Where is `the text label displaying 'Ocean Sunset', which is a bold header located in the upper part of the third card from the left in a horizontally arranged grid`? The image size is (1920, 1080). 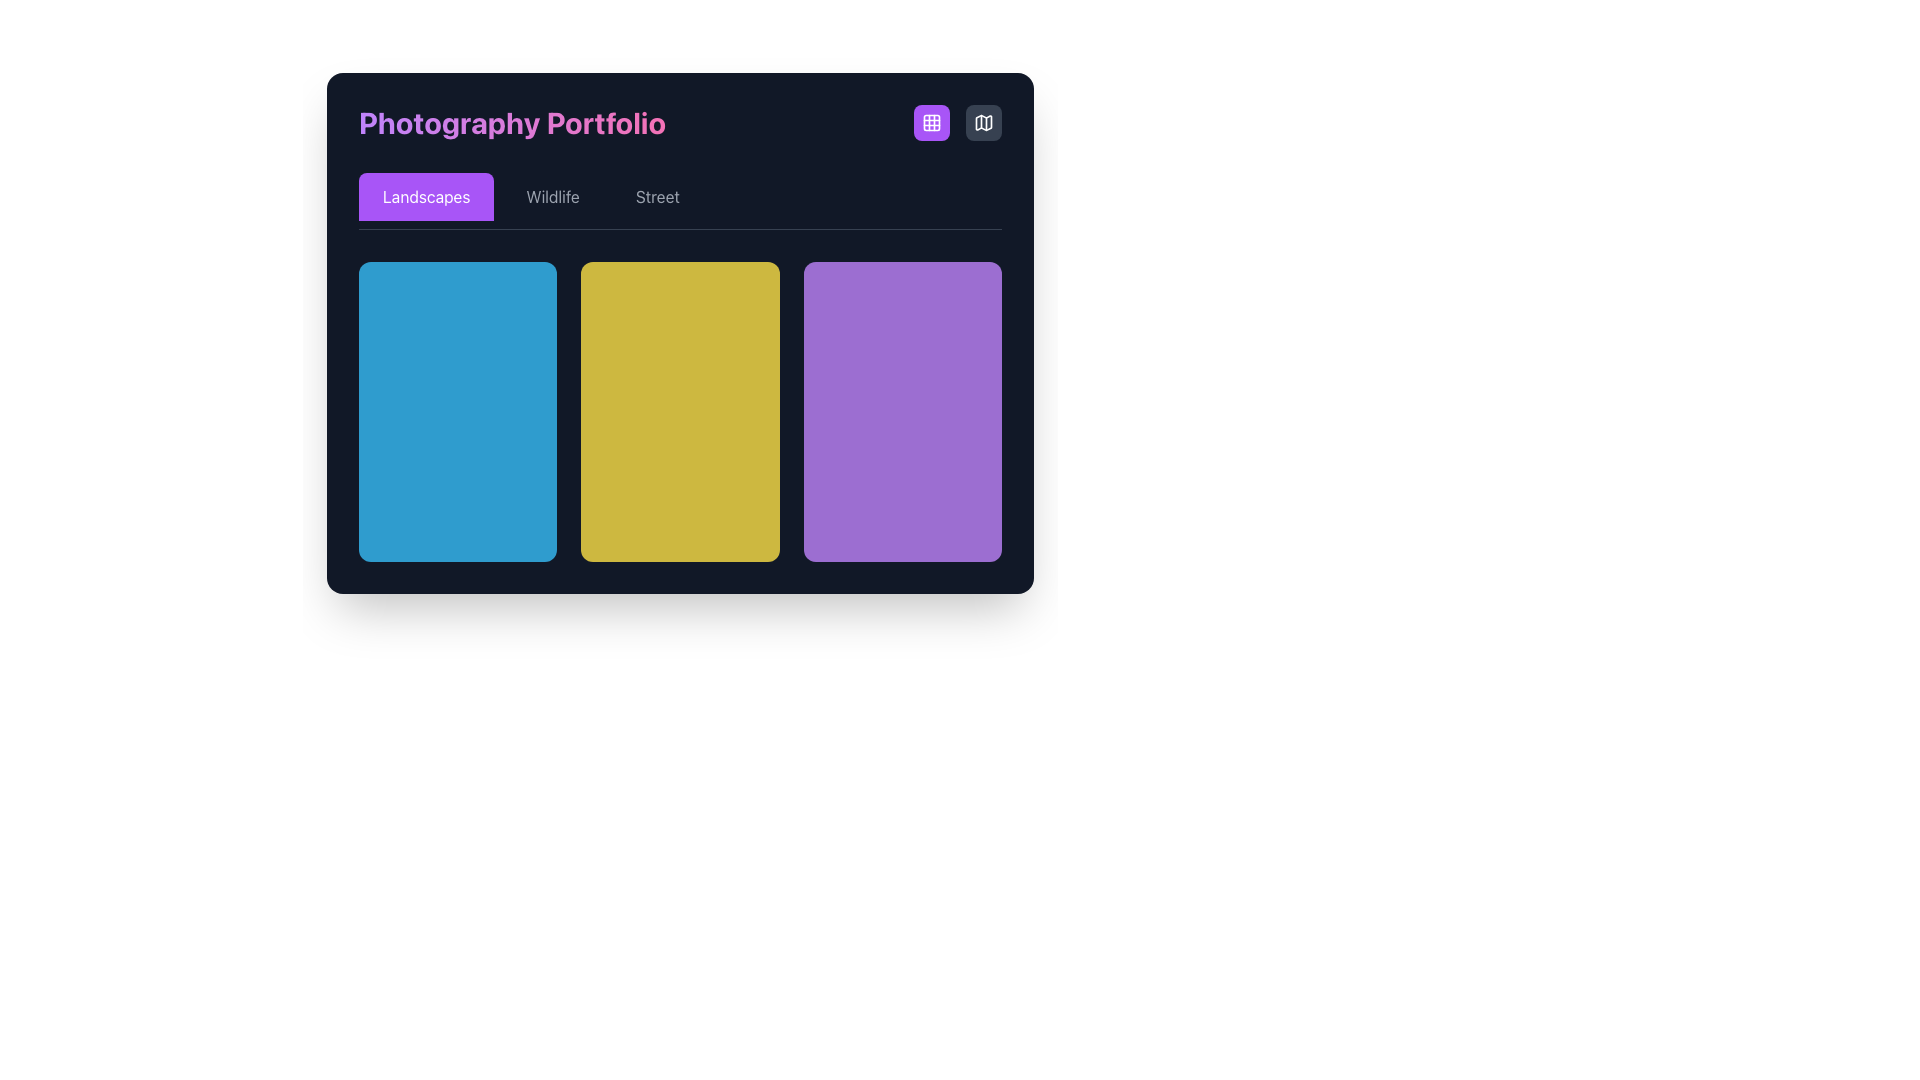
the text label displaying 'Ocean Sunset', which is a bold header located in the upper part of the third card from the left in a horizontally arranged grid is located at coordinates (870, 305).